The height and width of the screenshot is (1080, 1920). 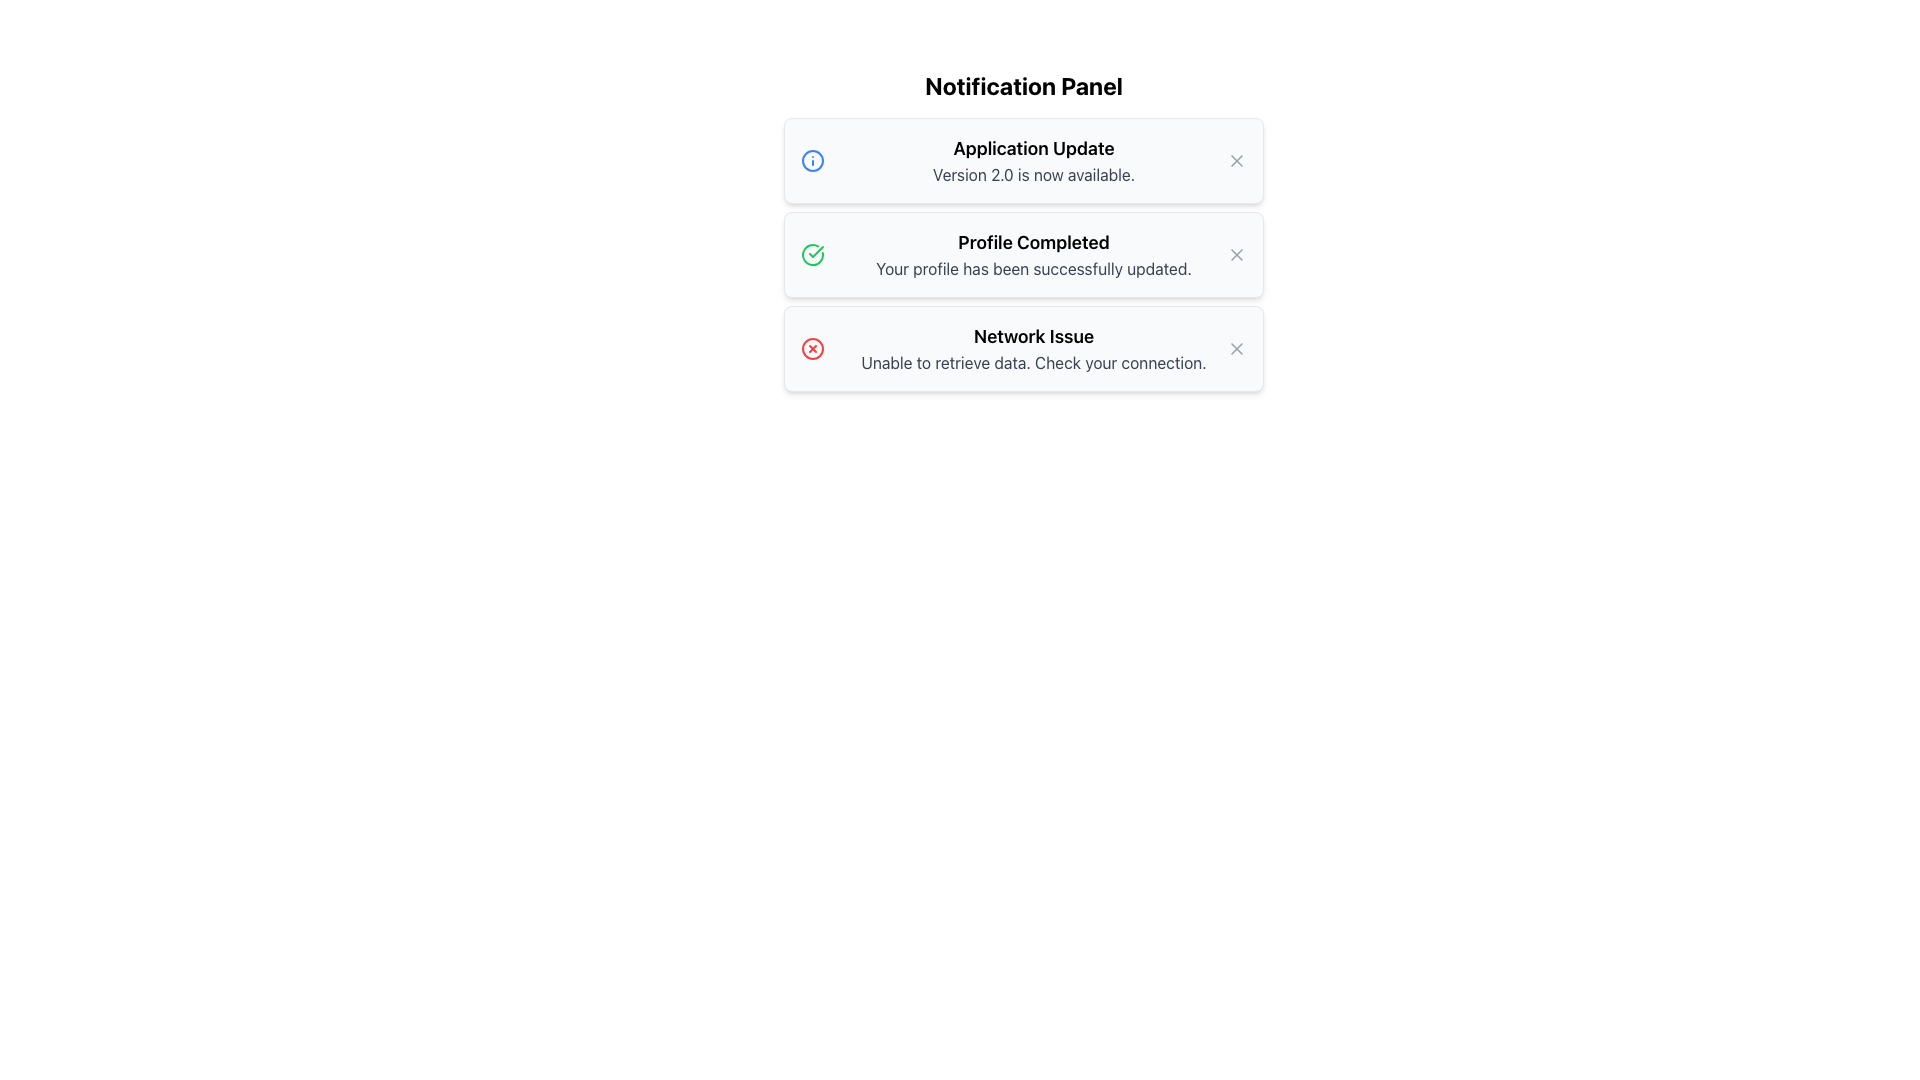 I want to click on the circular icon that represents the notification item 'Application Update', located in the far left of its row, so click(x=812, y=160).